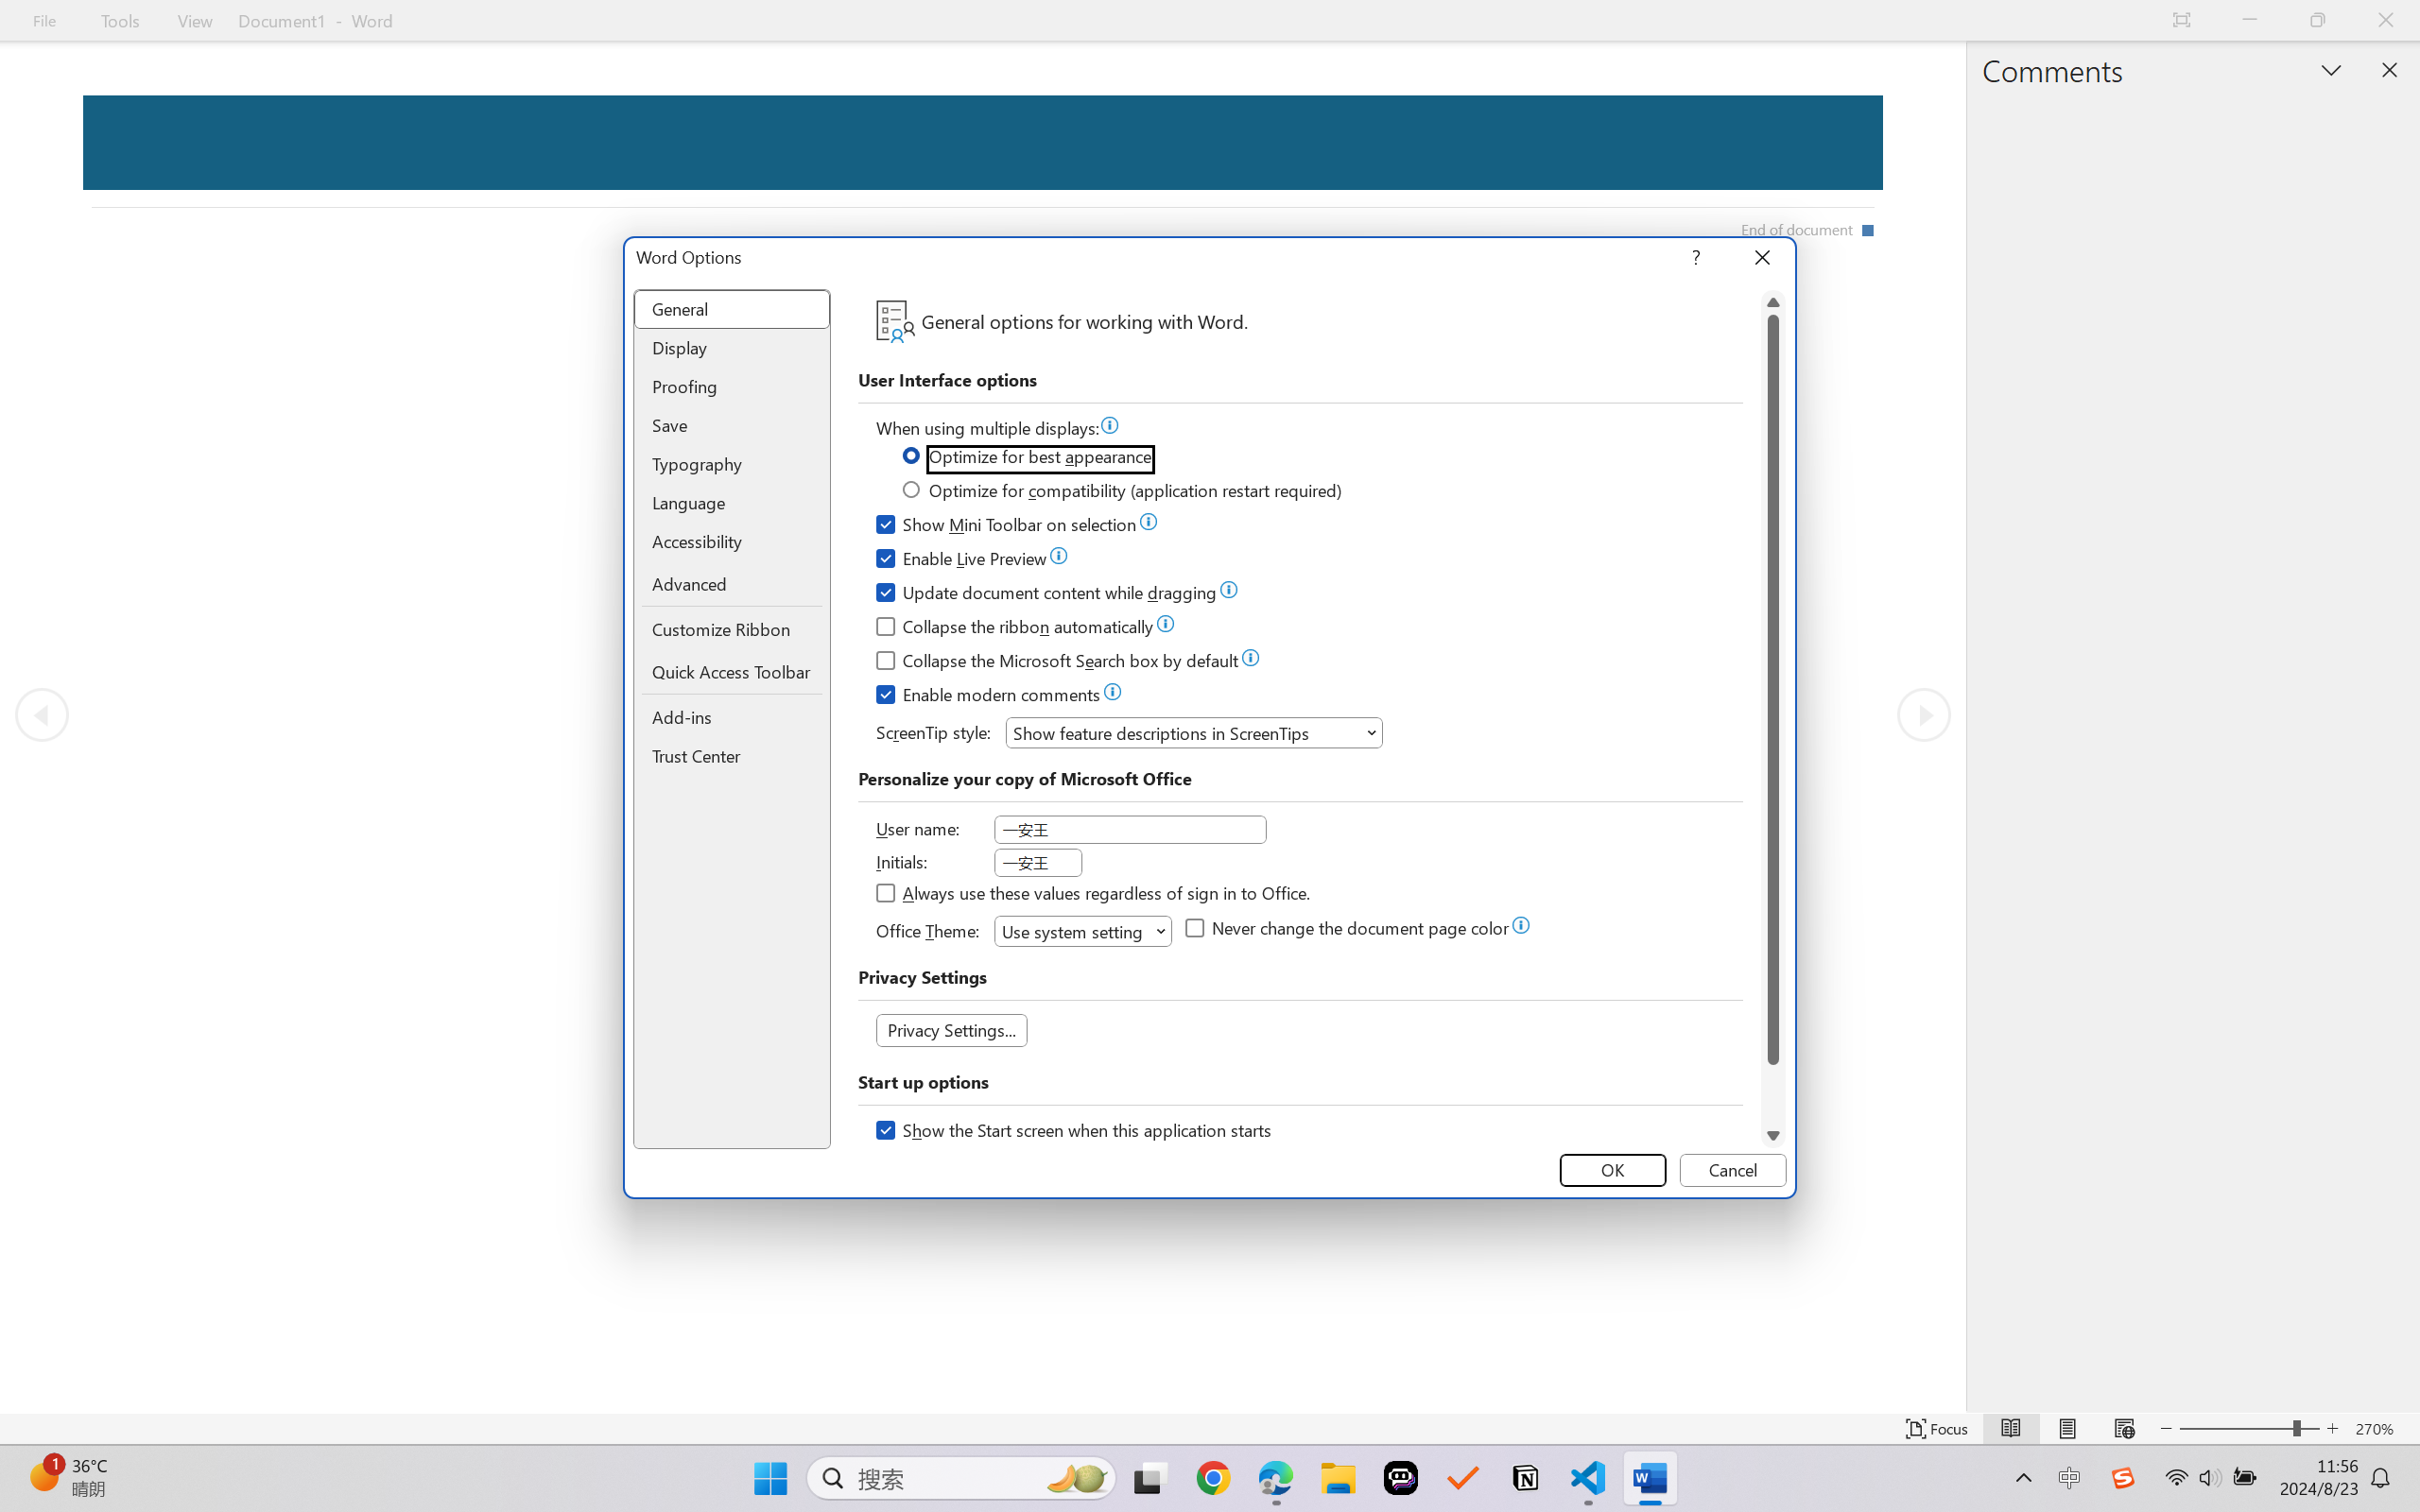  Describe the element at coordinates (732, 718) in the screenshot. I see `'Add-ins'` at that location.